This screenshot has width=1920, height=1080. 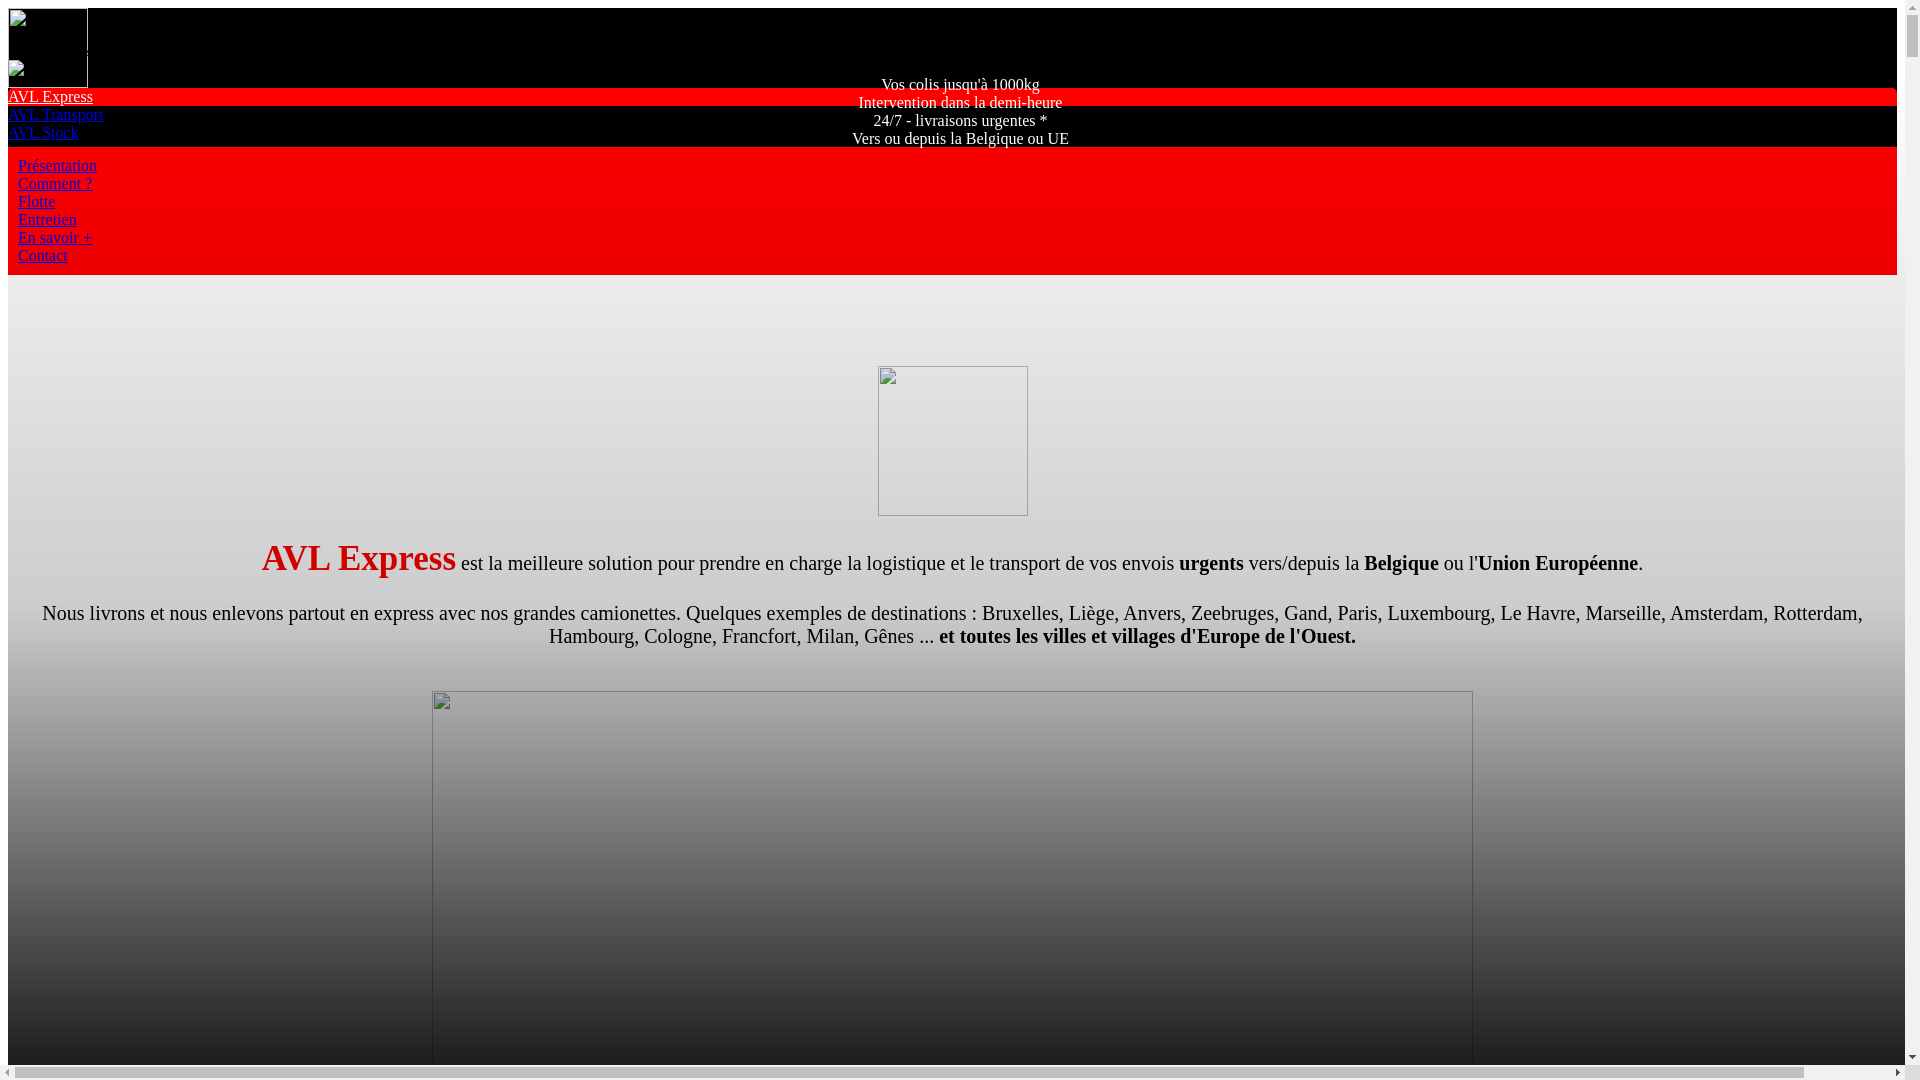 I want to click on 'AVL Transport', so click(x=56, y=114).